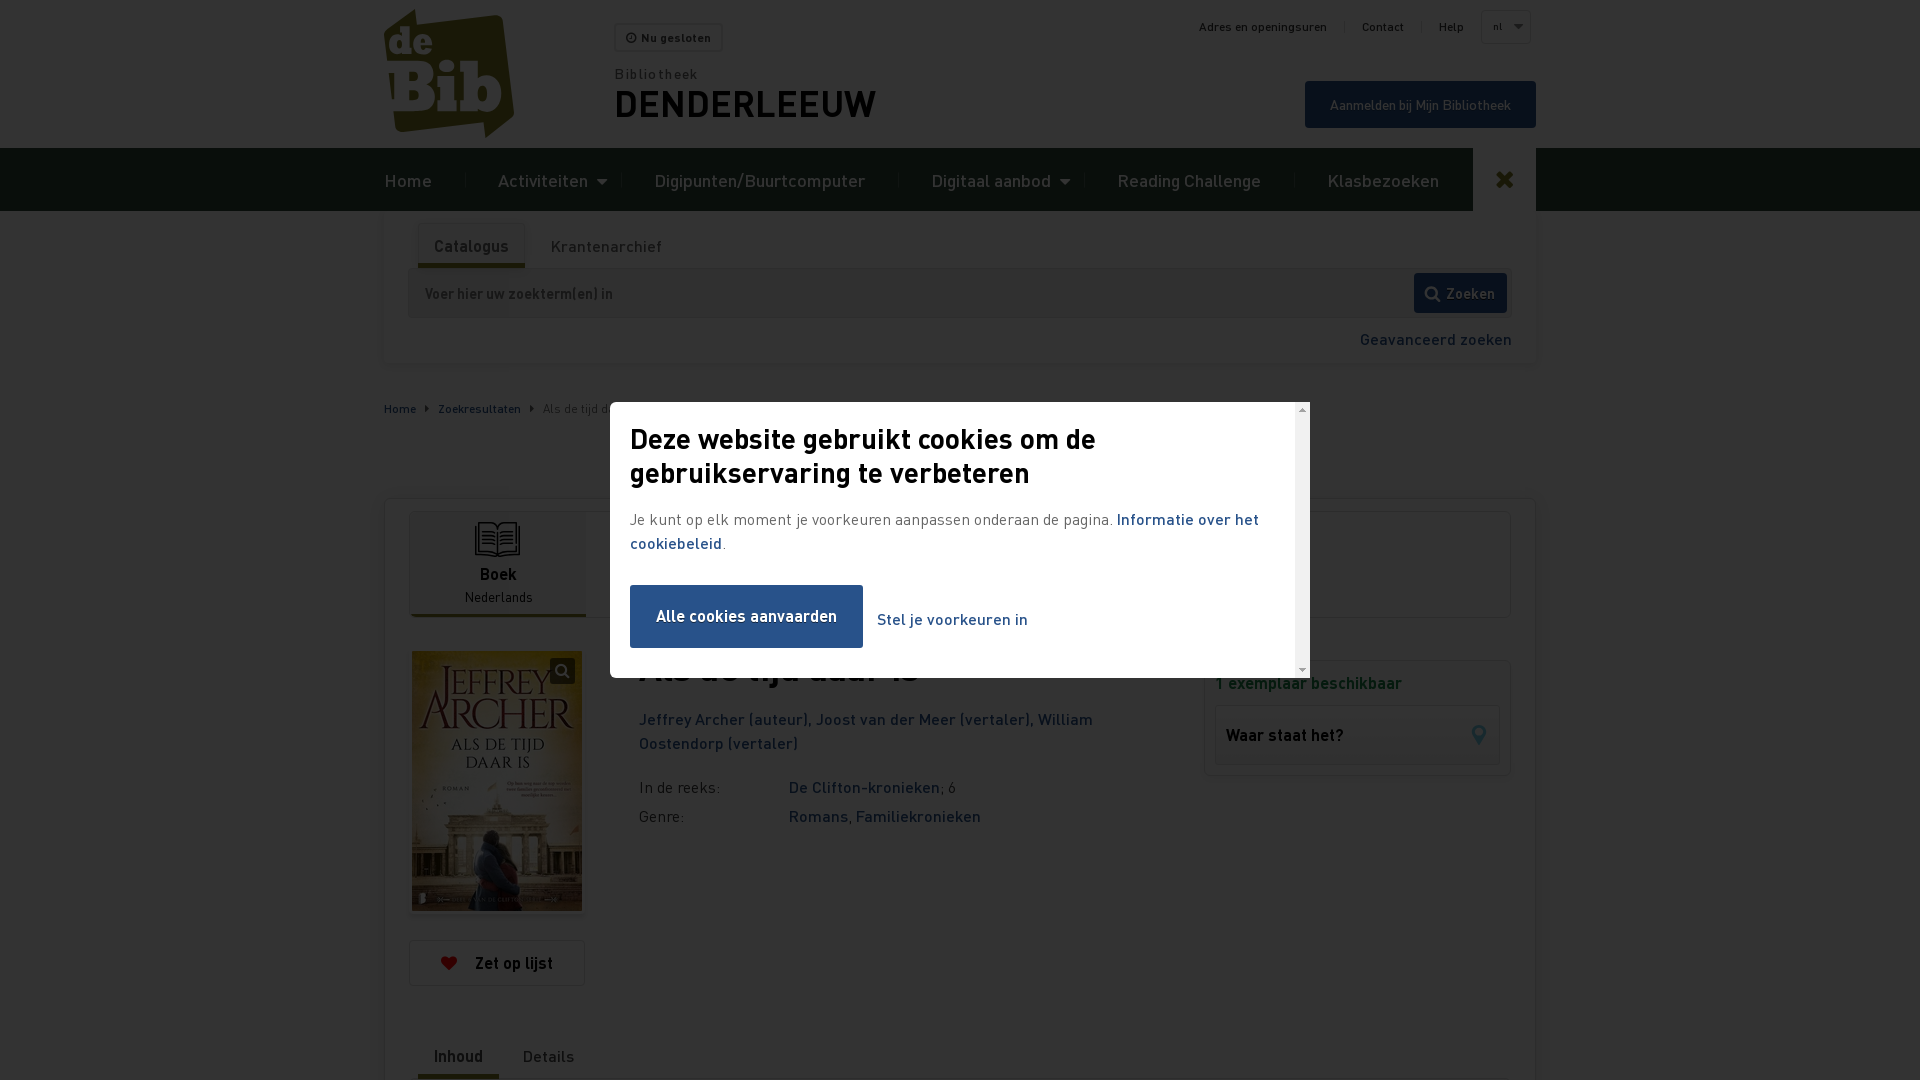  I want to click on 'Home', so click(407, 178).